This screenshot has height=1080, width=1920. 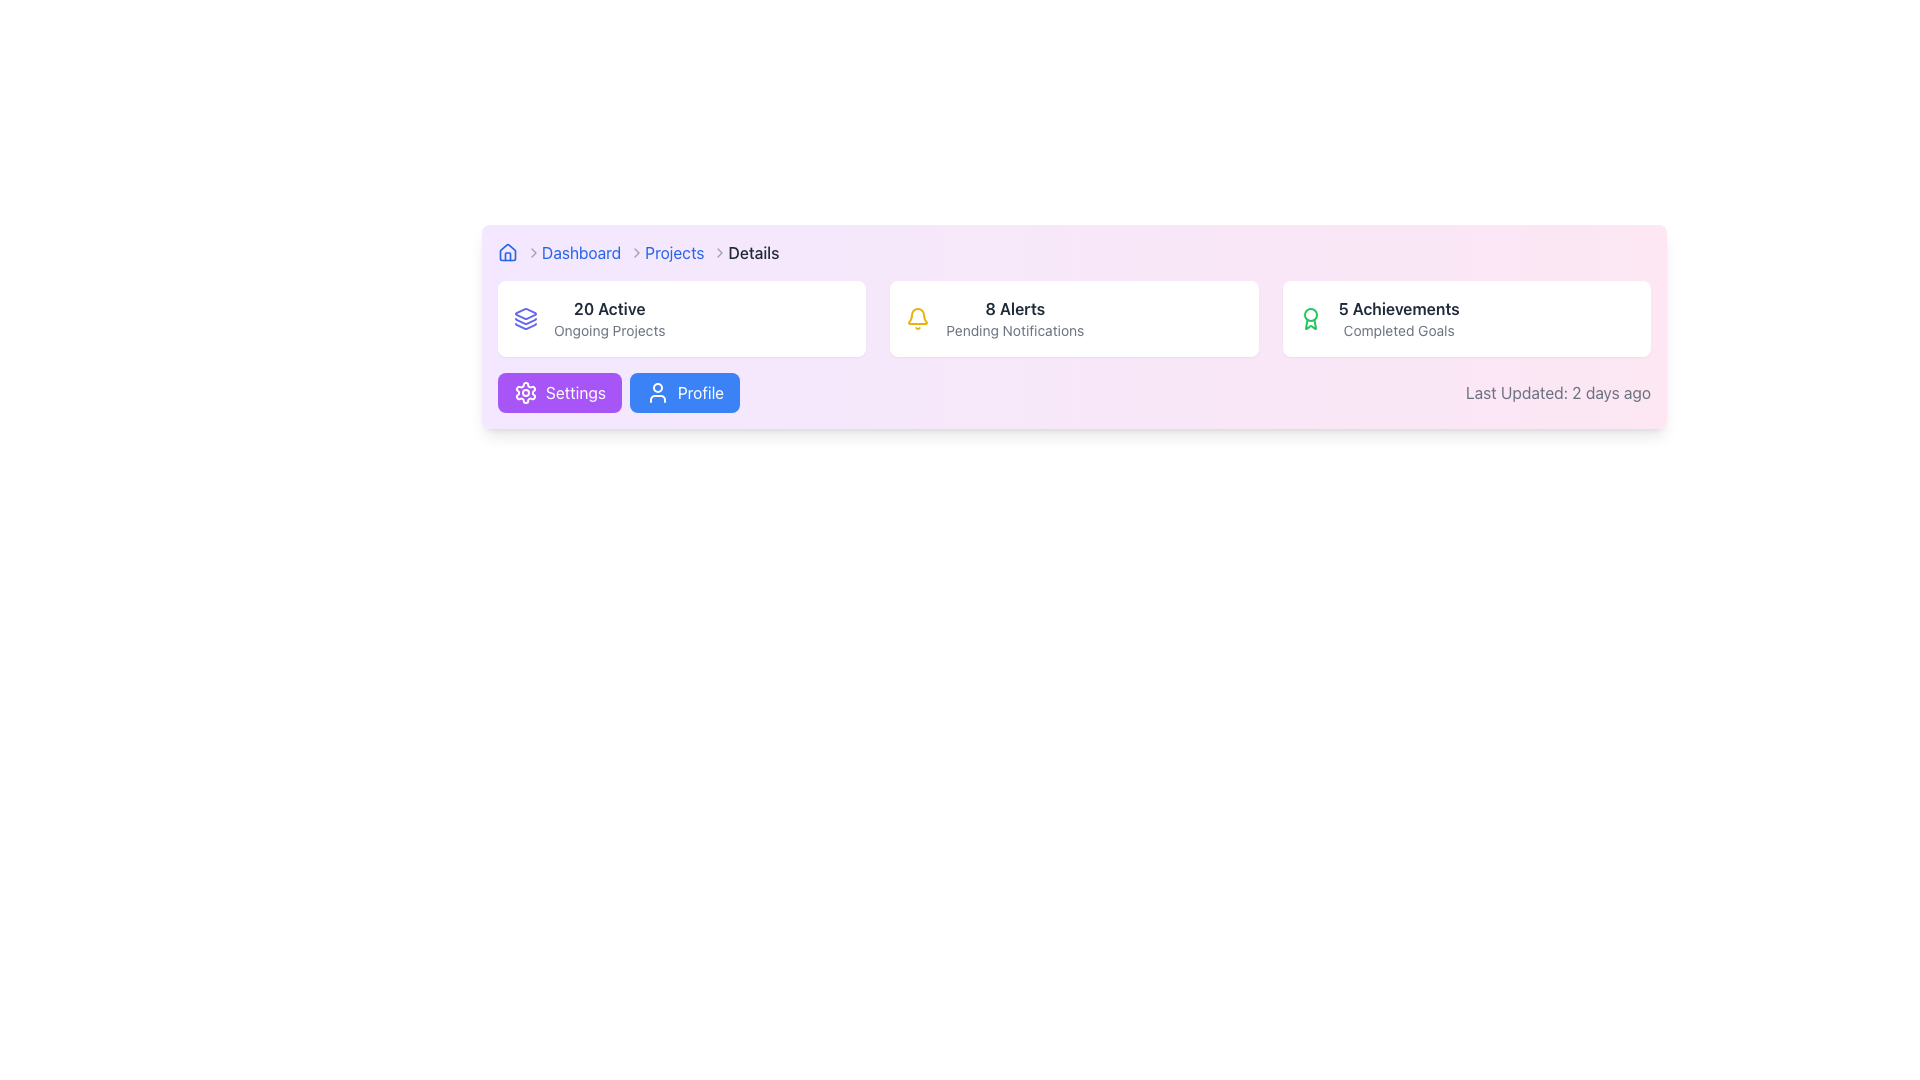 I want to click on the text label that indicates ongoing projects, positioned below '20 Active' in the top-left section of the interface, so click(x=608, y=330).